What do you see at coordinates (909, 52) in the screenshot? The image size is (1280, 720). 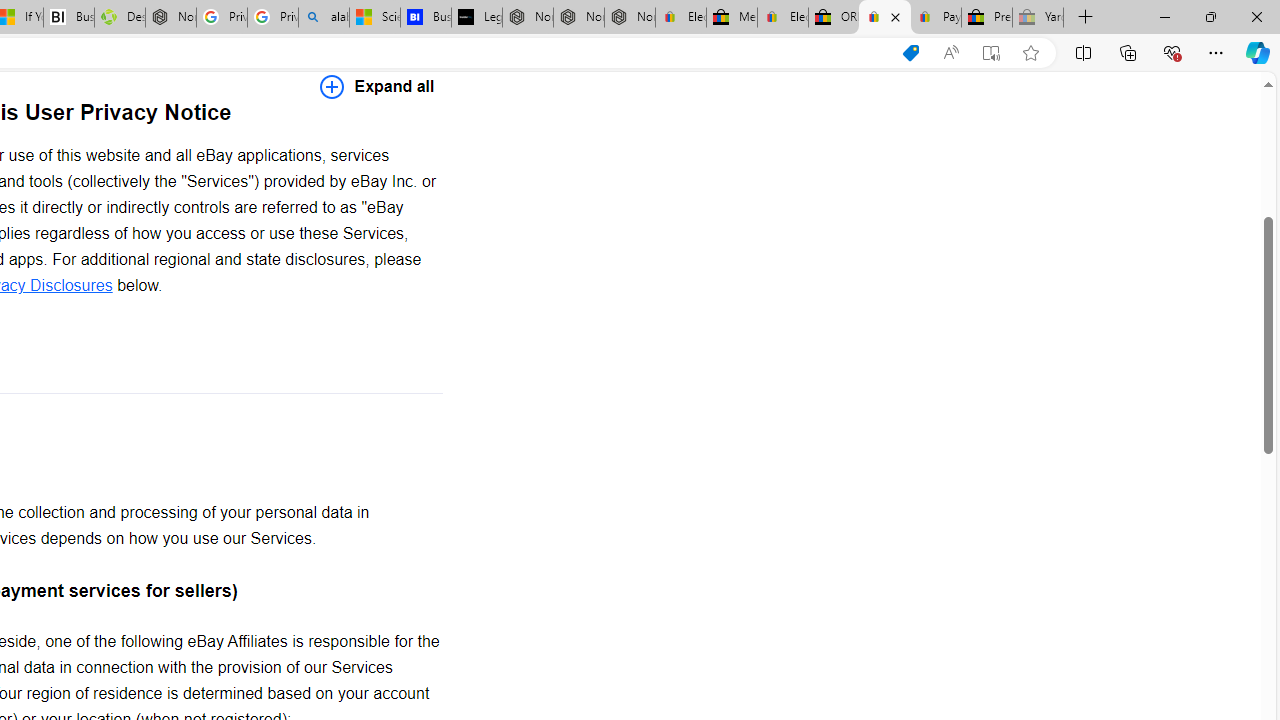 I see `'This site has coupons! Shopping in Microsoft Edge'` at bounding box center [909, 52].